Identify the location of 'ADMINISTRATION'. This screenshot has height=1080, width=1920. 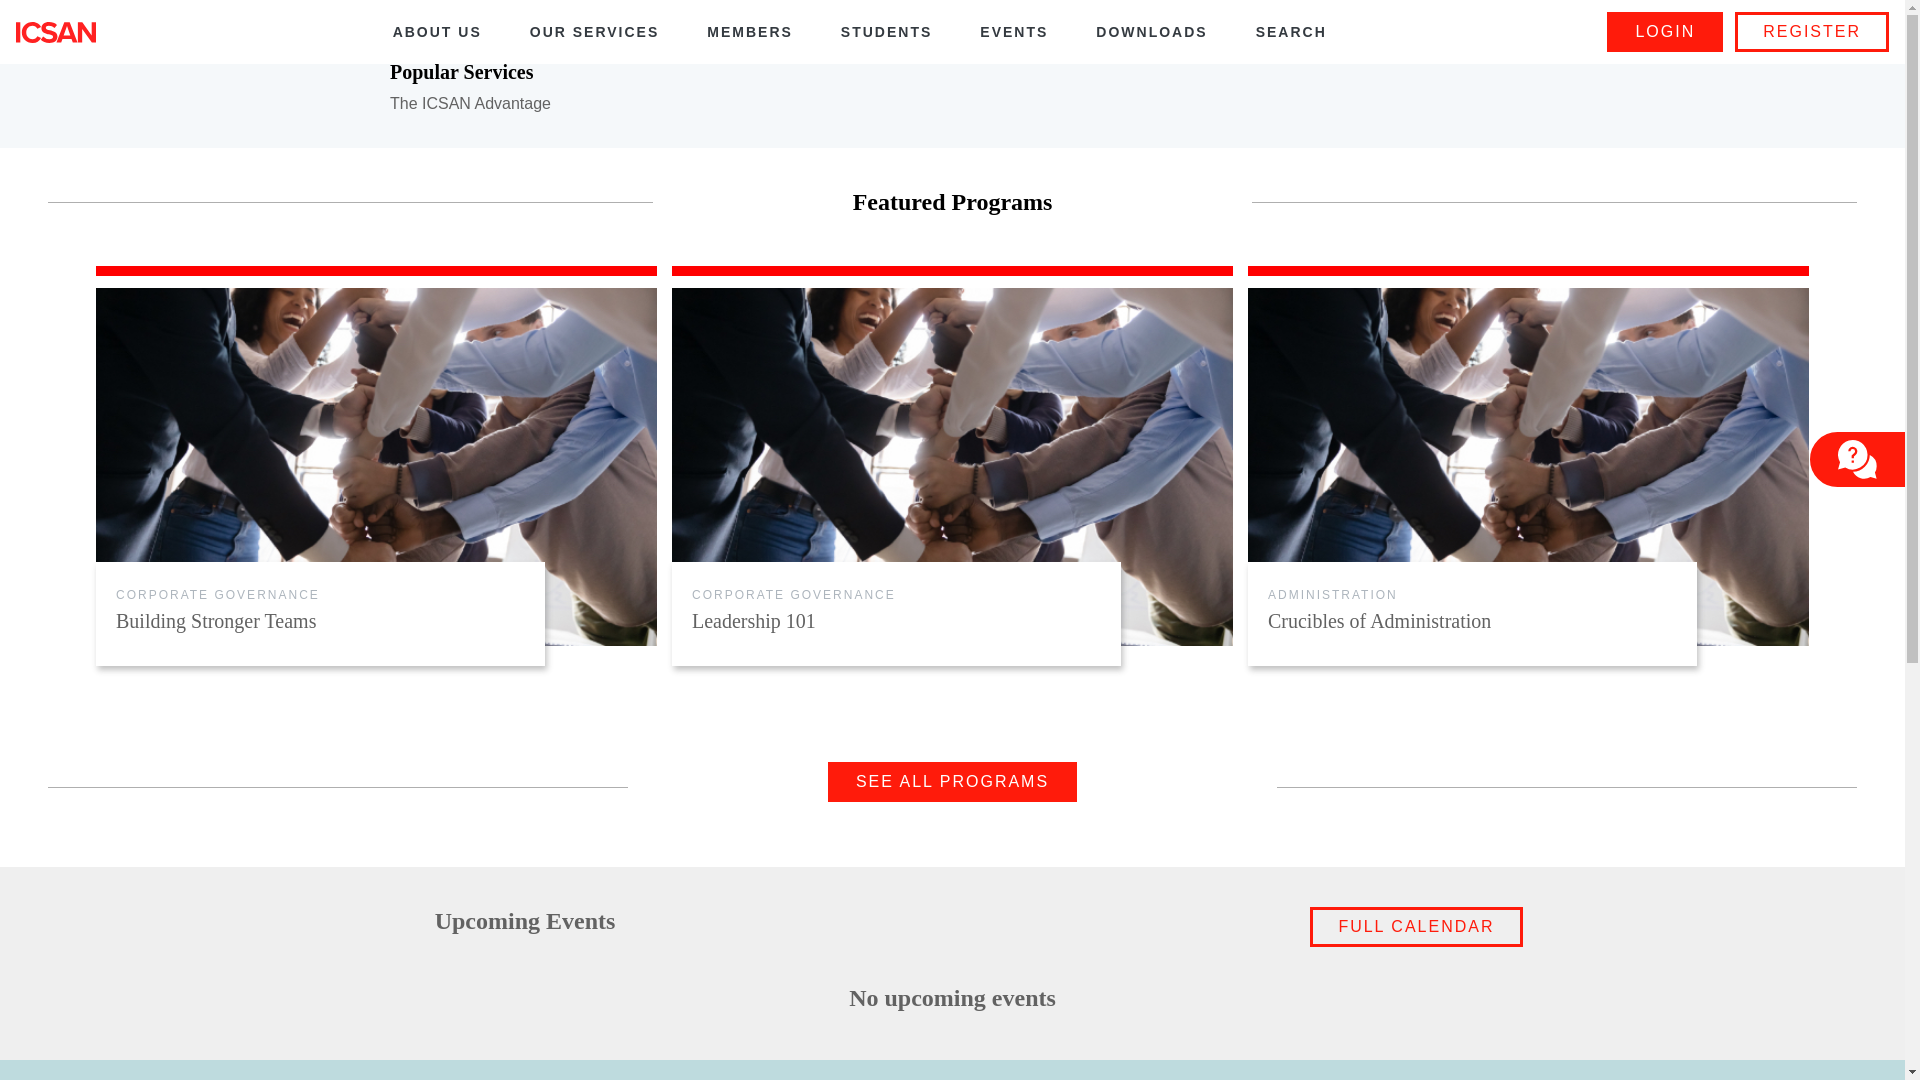
(1333, 593).